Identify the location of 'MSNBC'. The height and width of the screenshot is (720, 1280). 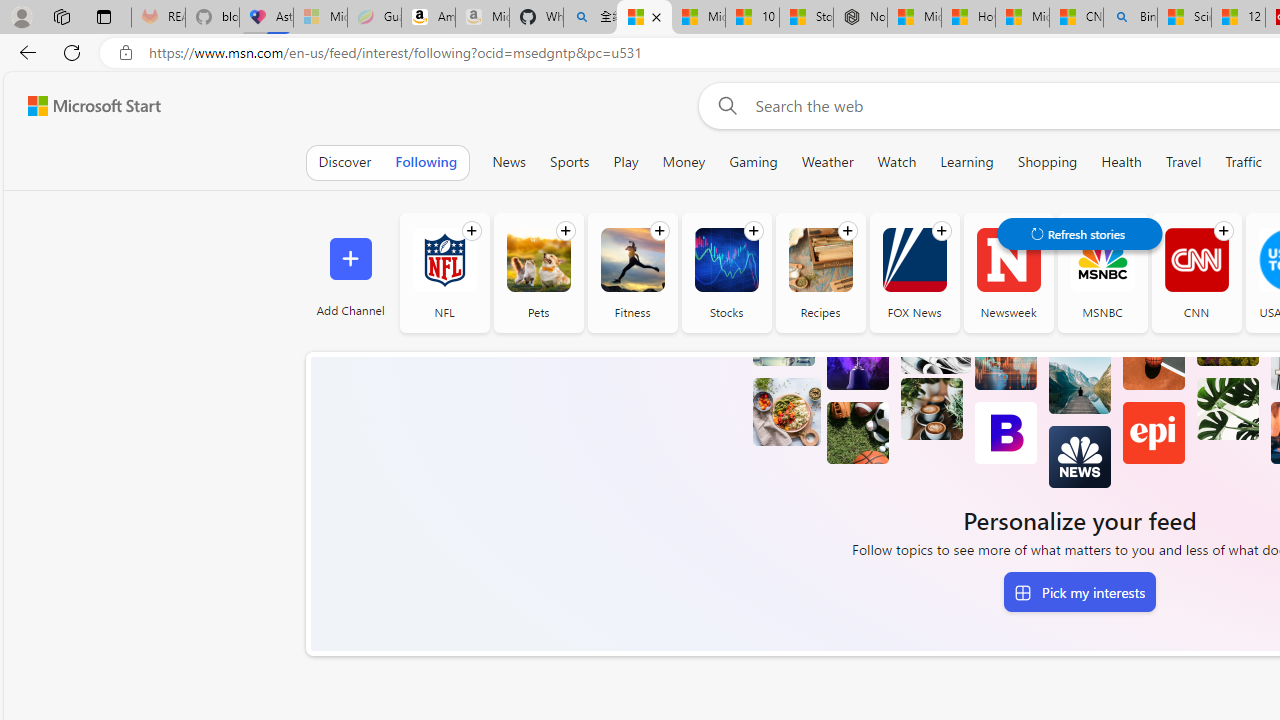
(1101, 259).